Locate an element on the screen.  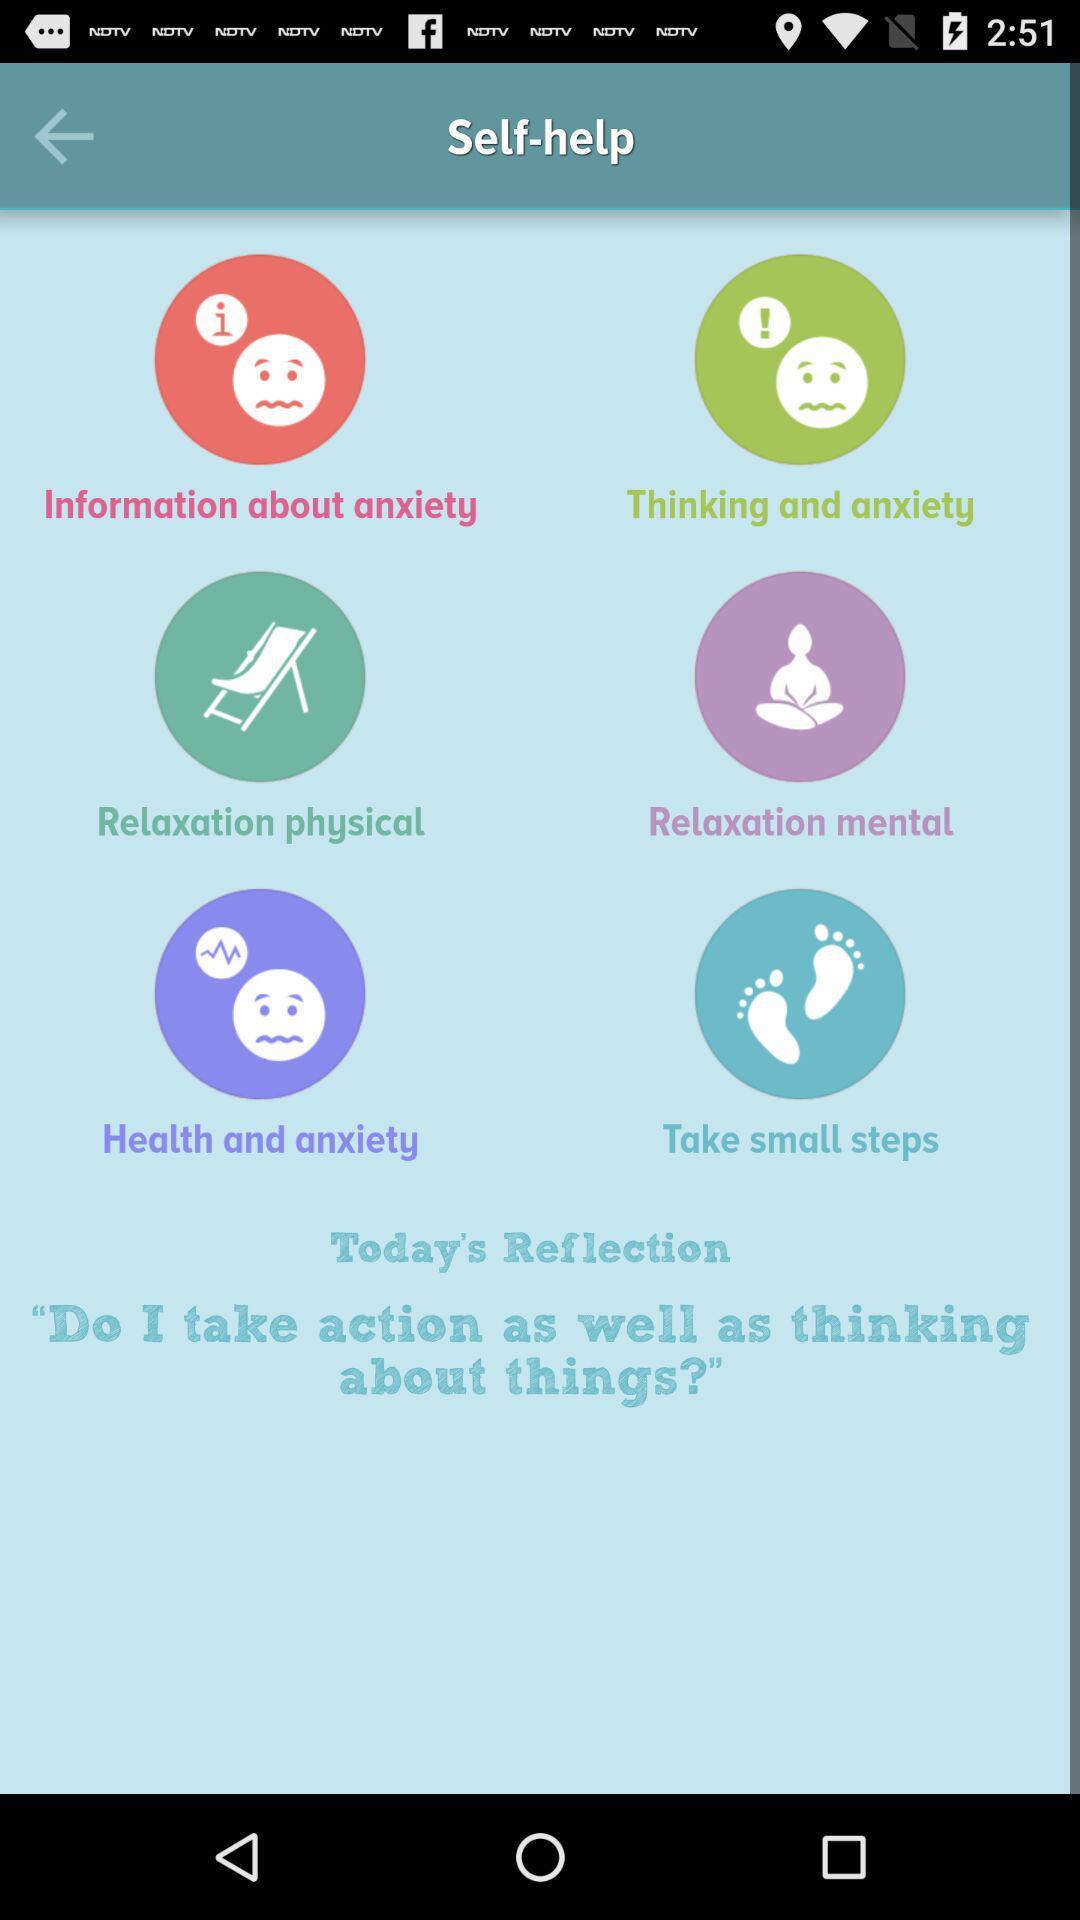
the relaxation physical icon is located at coordinates (270, 706).